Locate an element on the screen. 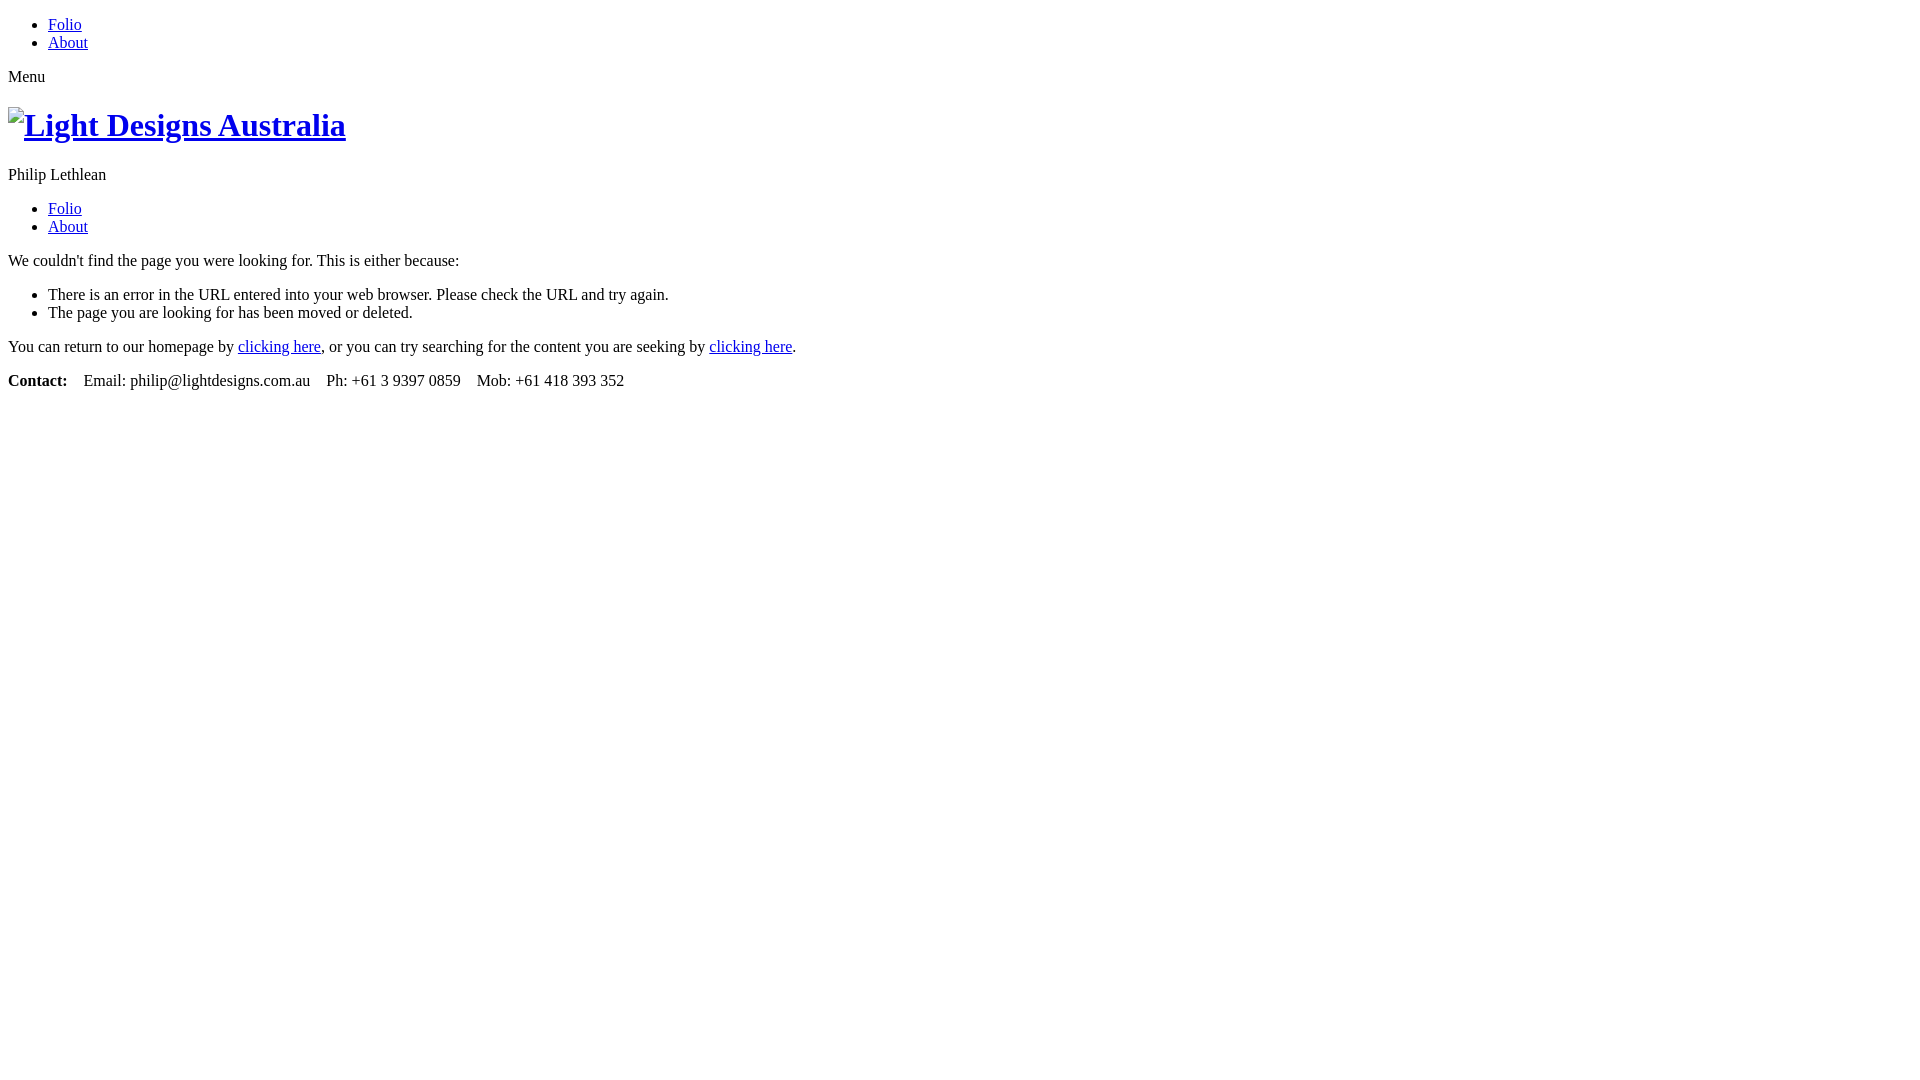 The width and height of the screenshot is (1920, 1080). 'About' is located at coordinates (67, 225).